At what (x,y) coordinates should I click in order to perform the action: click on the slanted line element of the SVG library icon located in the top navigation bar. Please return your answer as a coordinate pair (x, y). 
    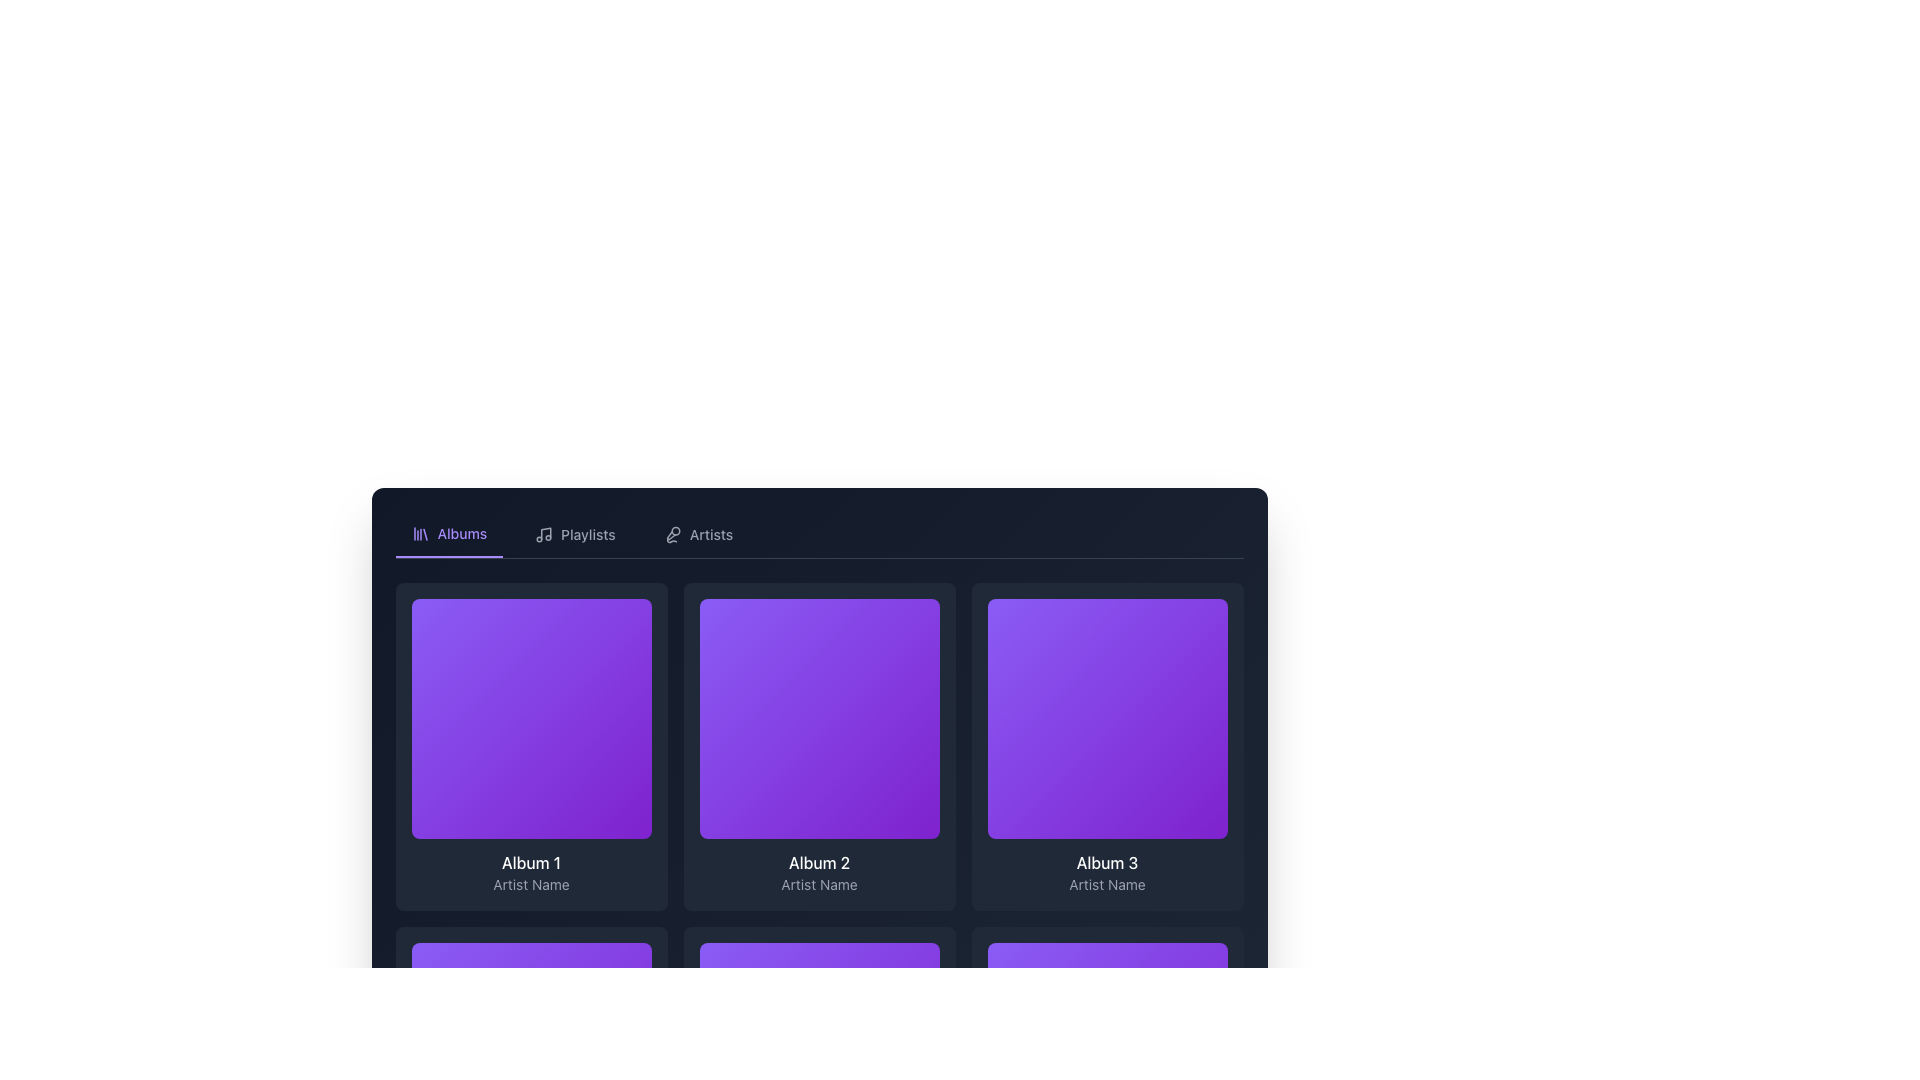
    Looking at the image, I should click on (424, 533).